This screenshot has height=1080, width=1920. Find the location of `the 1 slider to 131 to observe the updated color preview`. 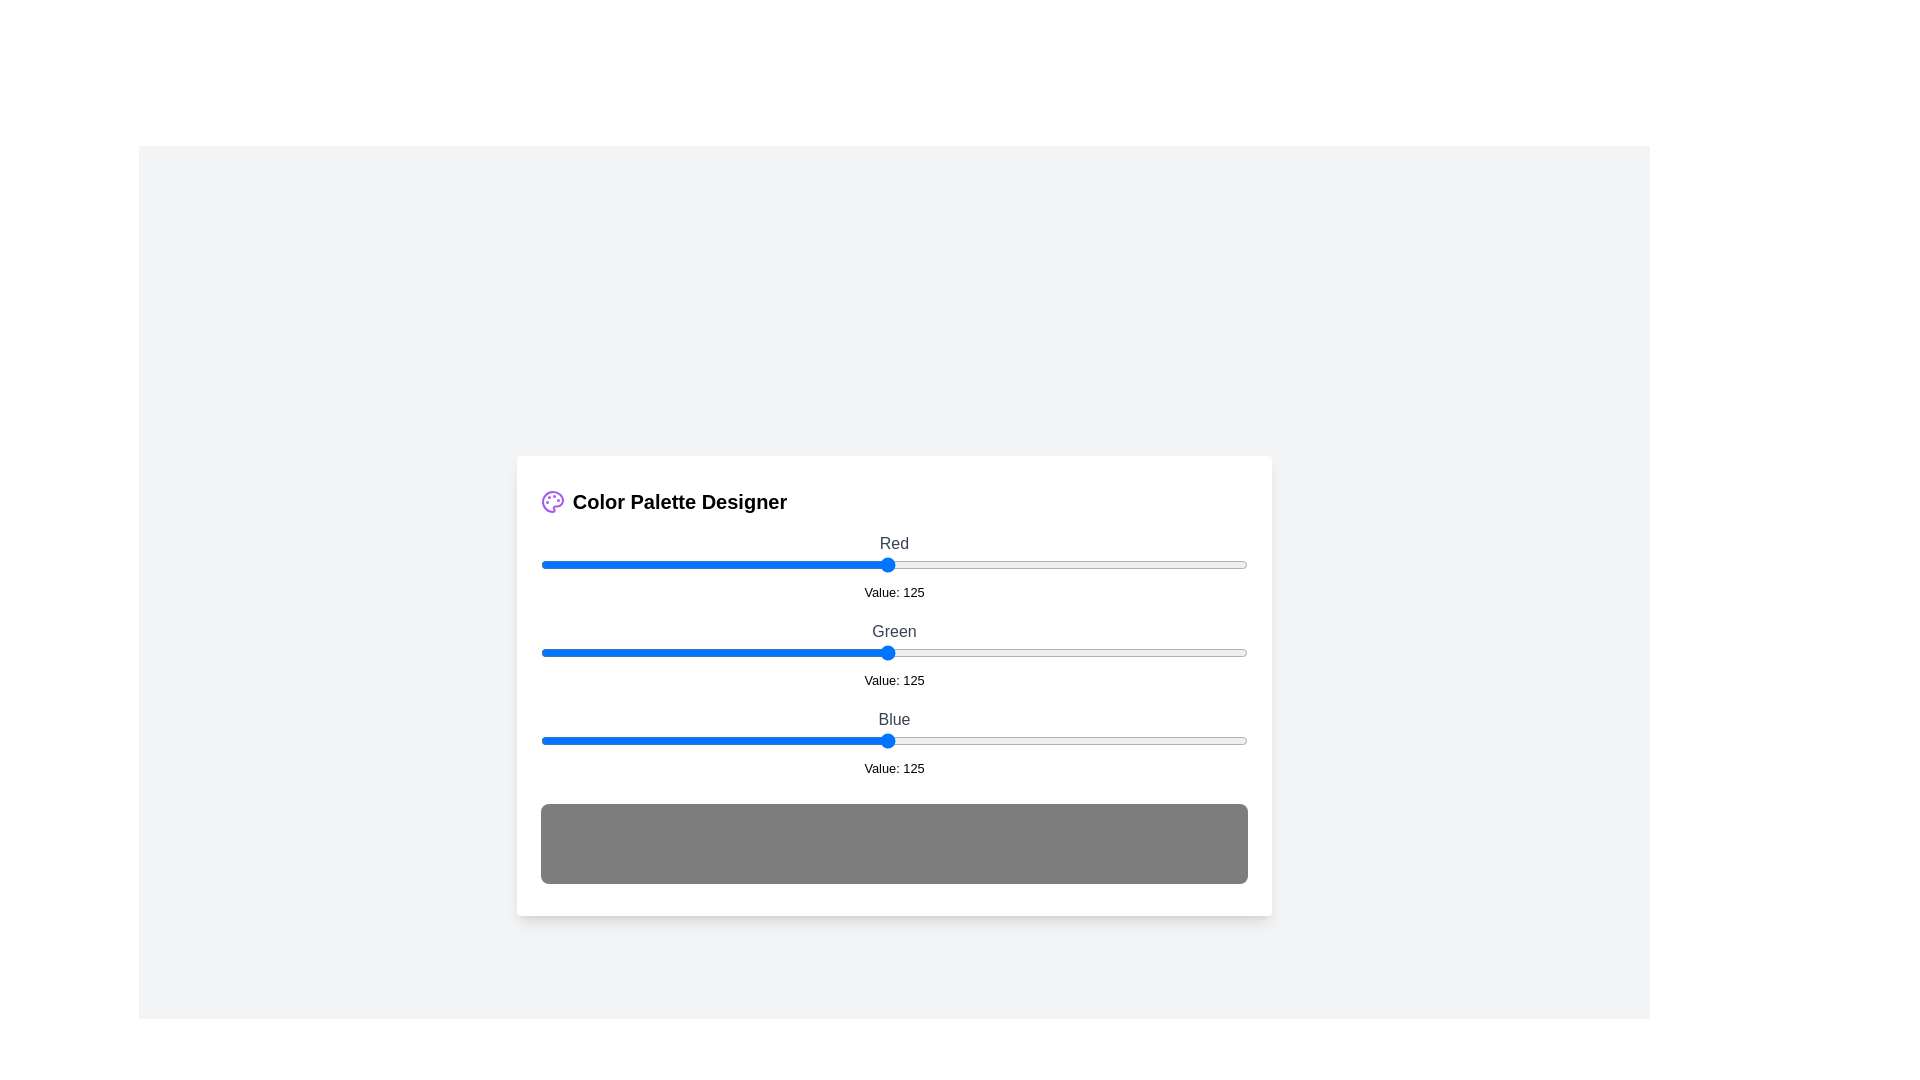

the 1 slider to 131 to observe the updated color preview is located at coordinates (903, 652).